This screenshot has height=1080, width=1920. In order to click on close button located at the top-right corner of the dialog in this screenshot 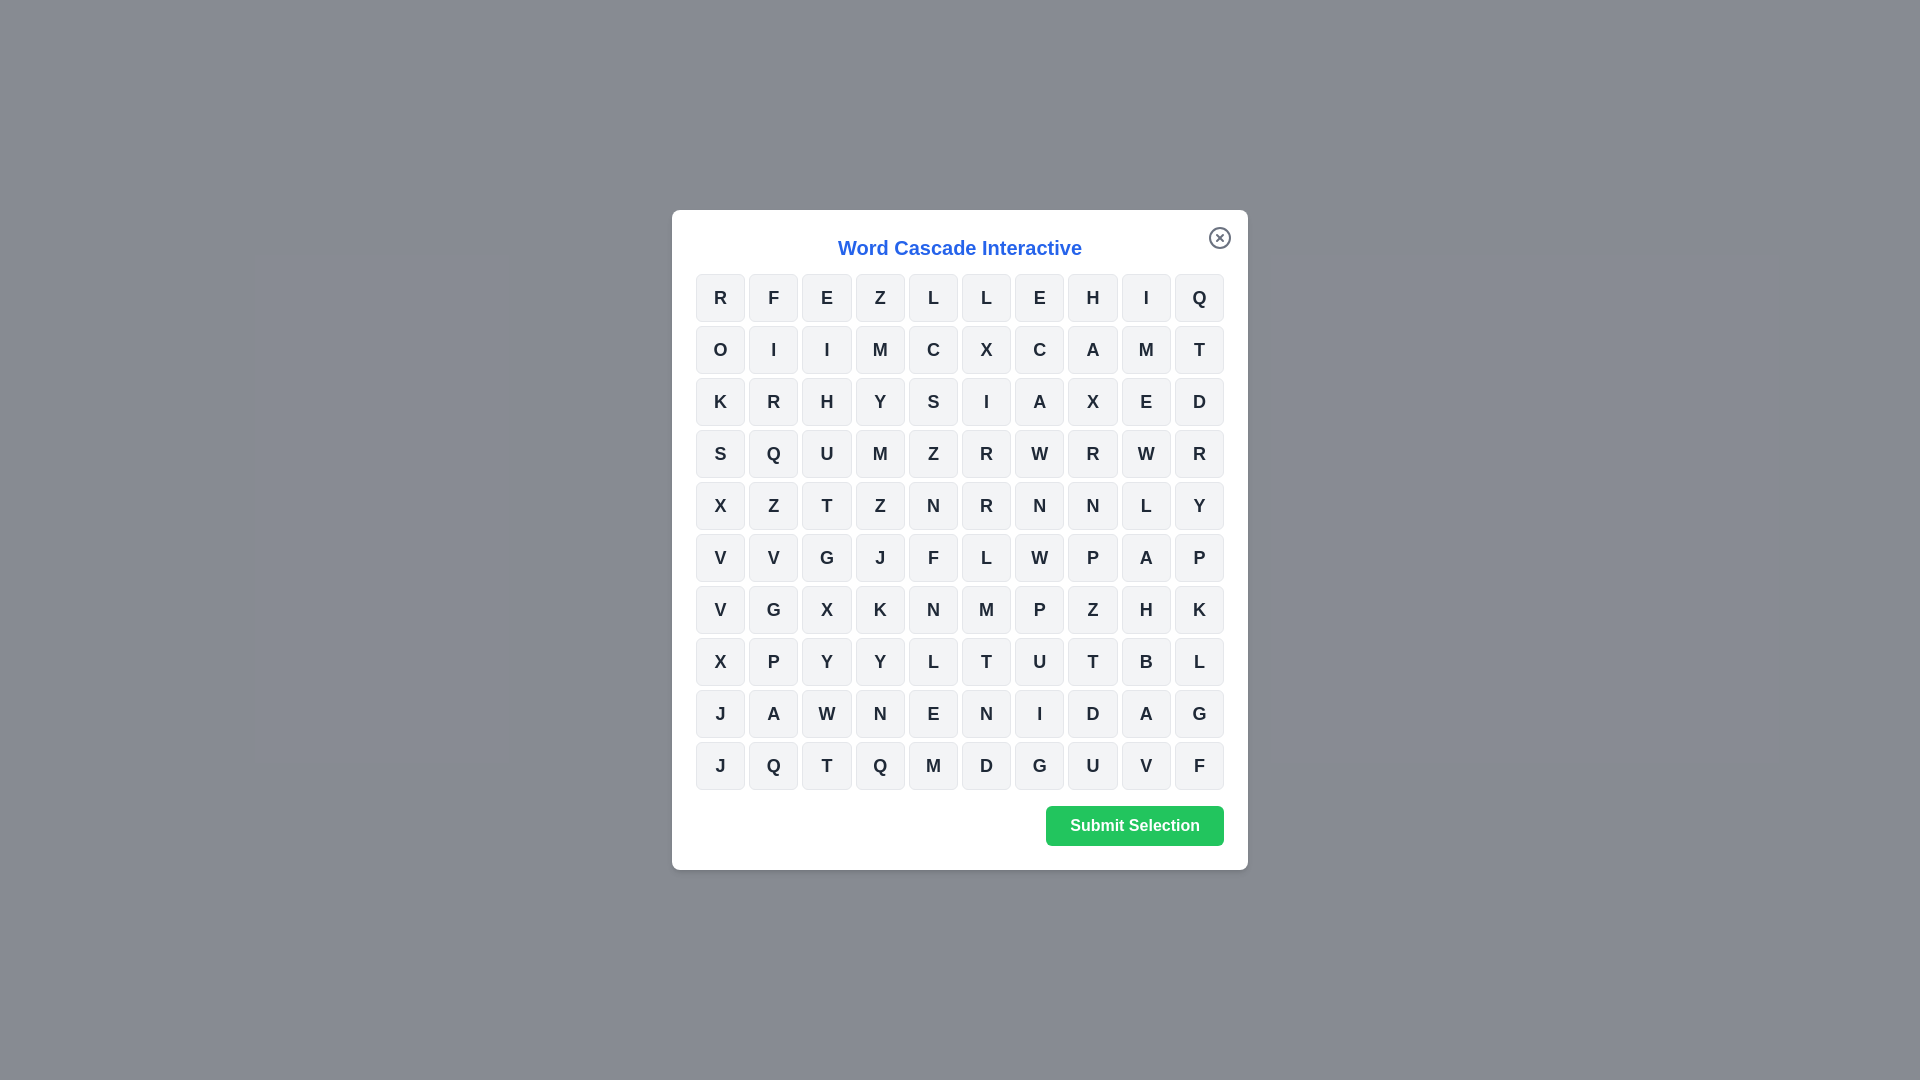, I will do `click(1218, 237)`.